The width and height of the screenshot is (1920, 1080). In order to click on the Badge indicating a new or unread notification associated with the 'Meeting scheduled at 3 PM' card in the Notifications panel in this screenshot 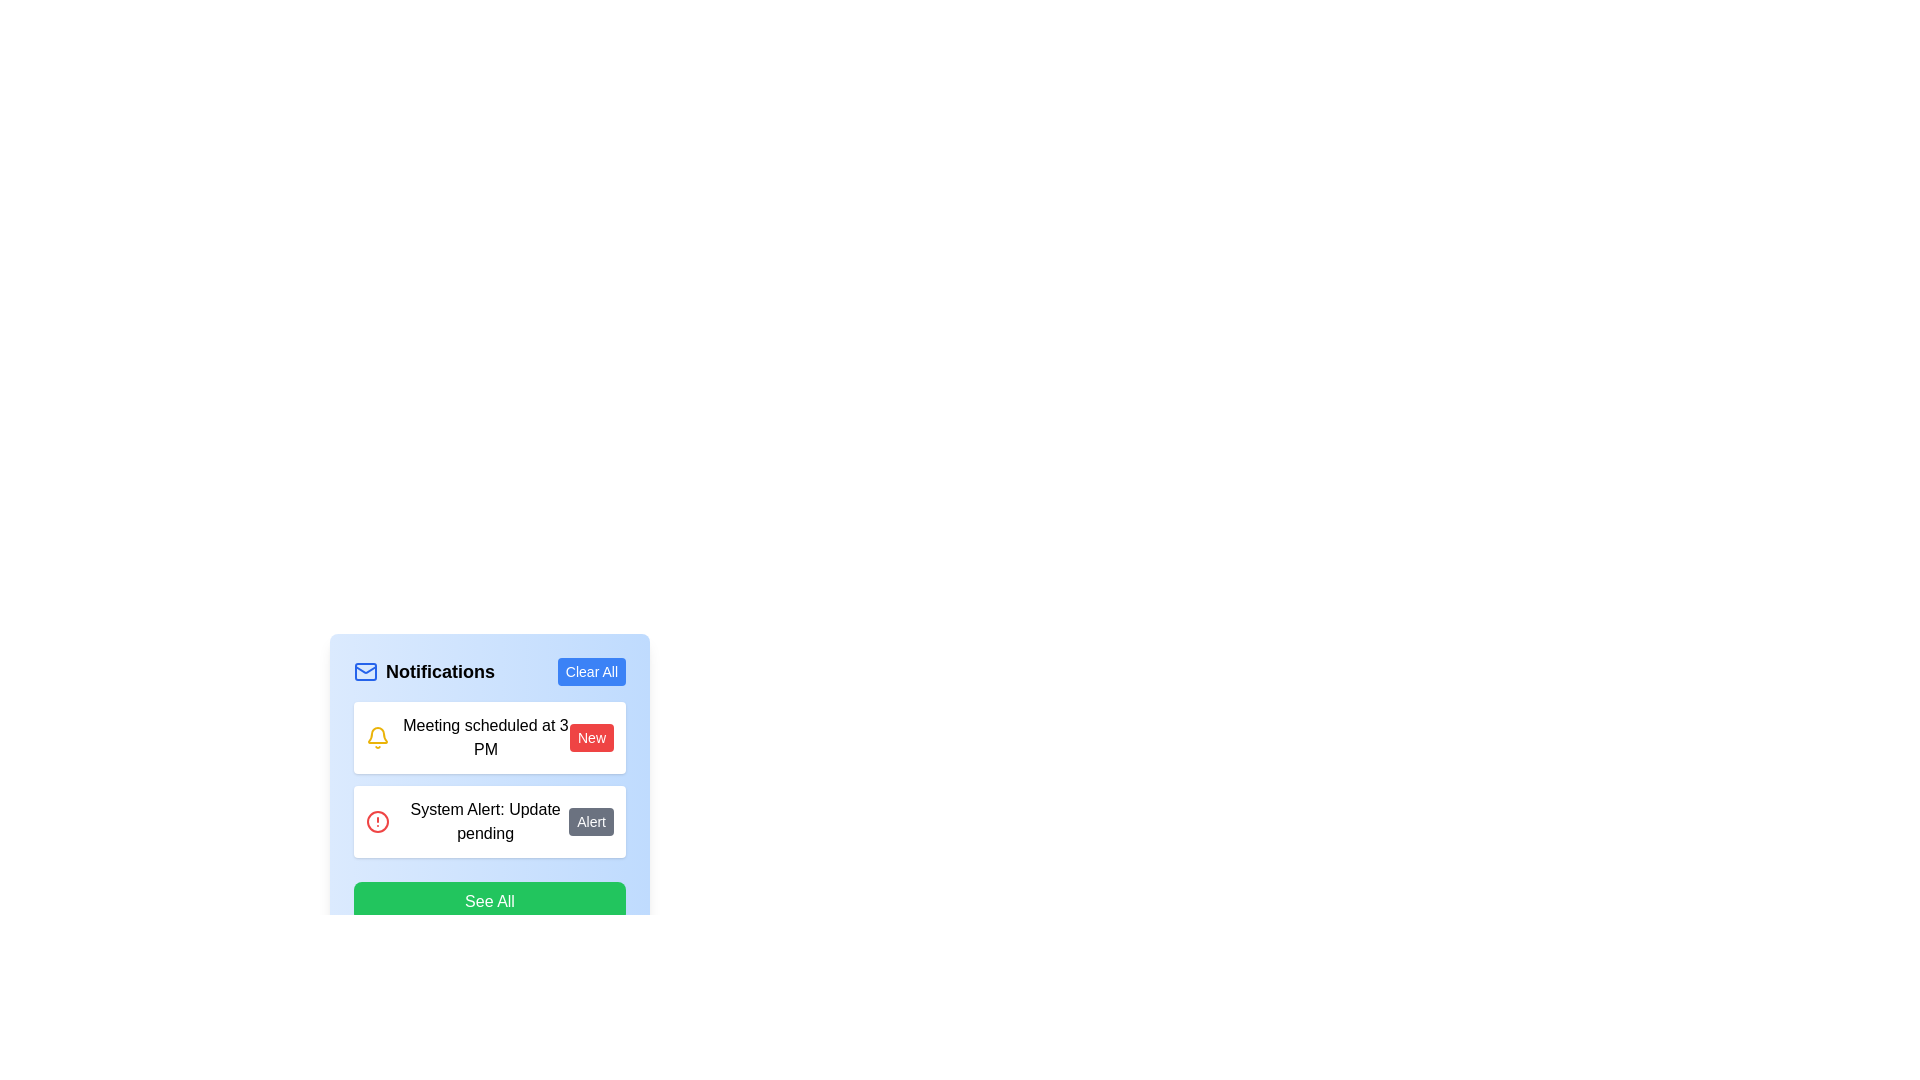, I will do `click(590, 737)`.